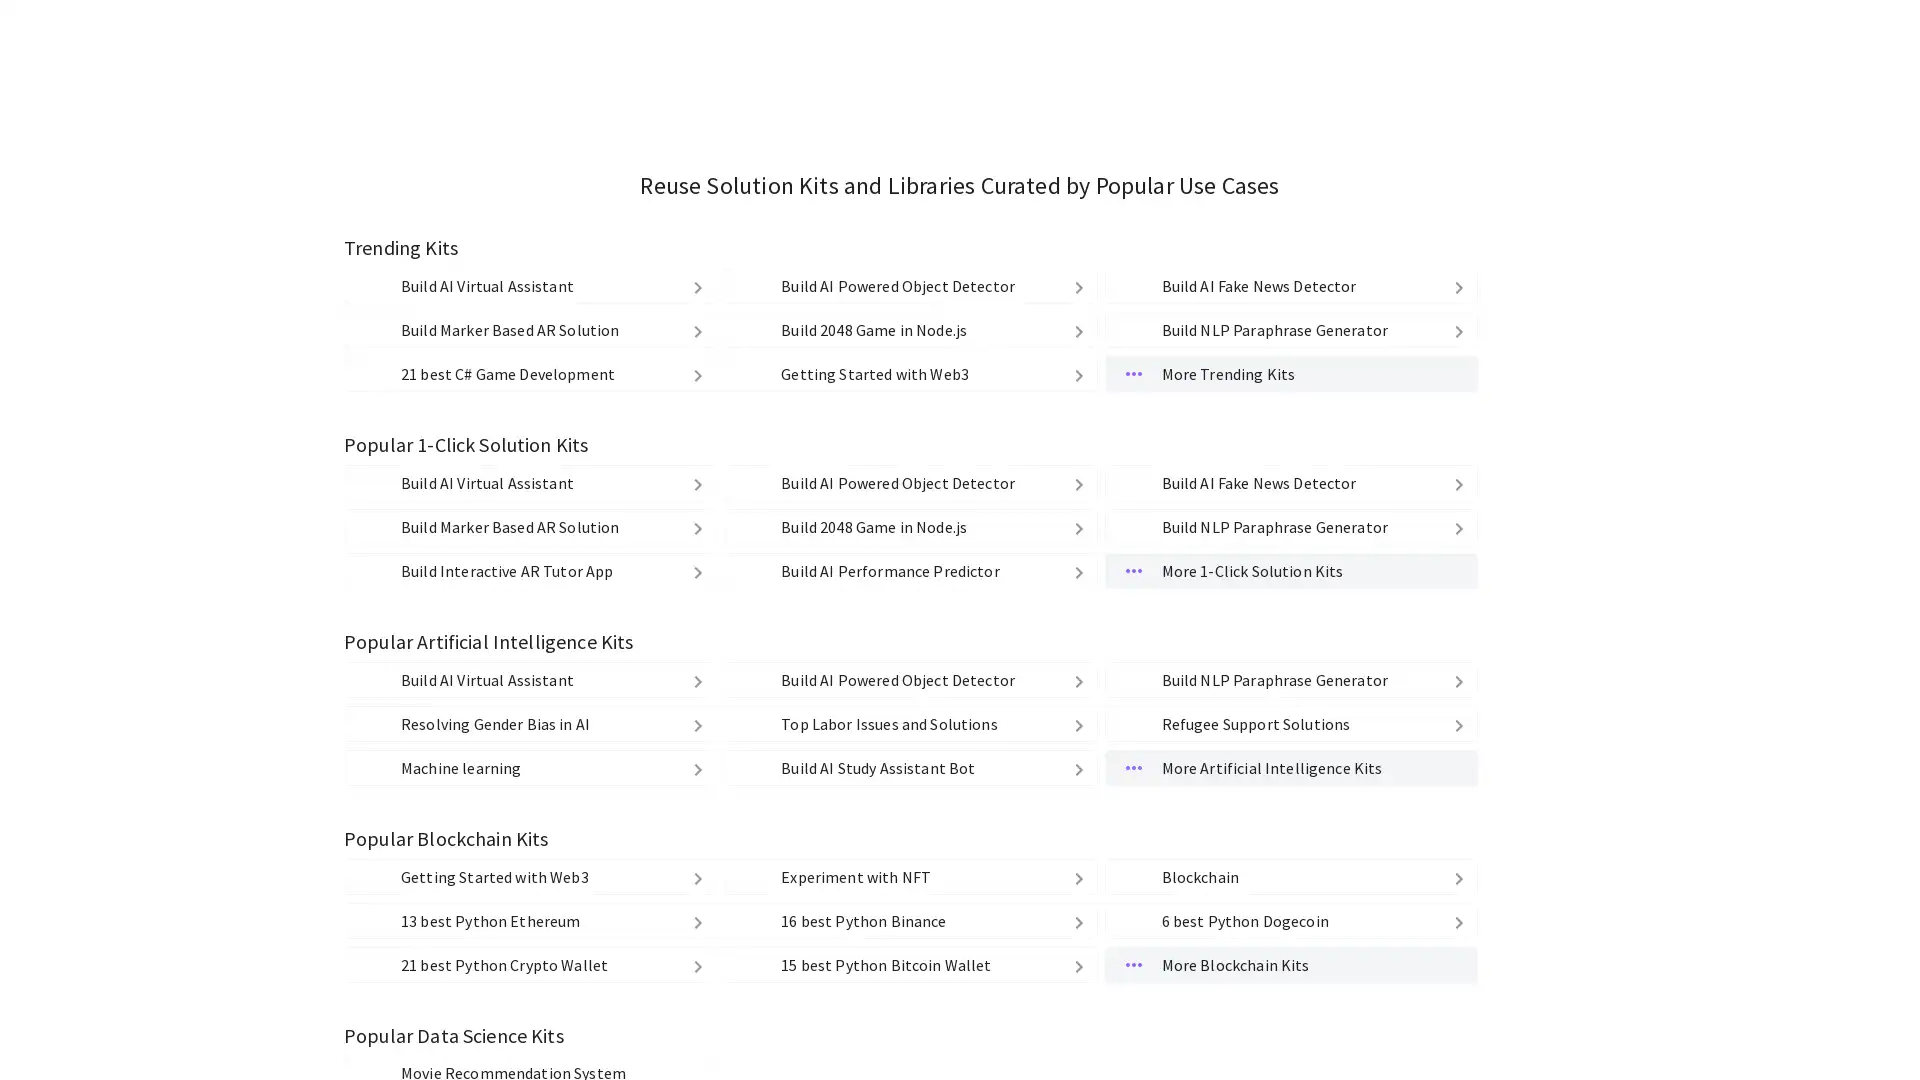  What do you see at coordinates (671, 789) in the screenshot?
I see `delete` at bounding box center [671, 789].